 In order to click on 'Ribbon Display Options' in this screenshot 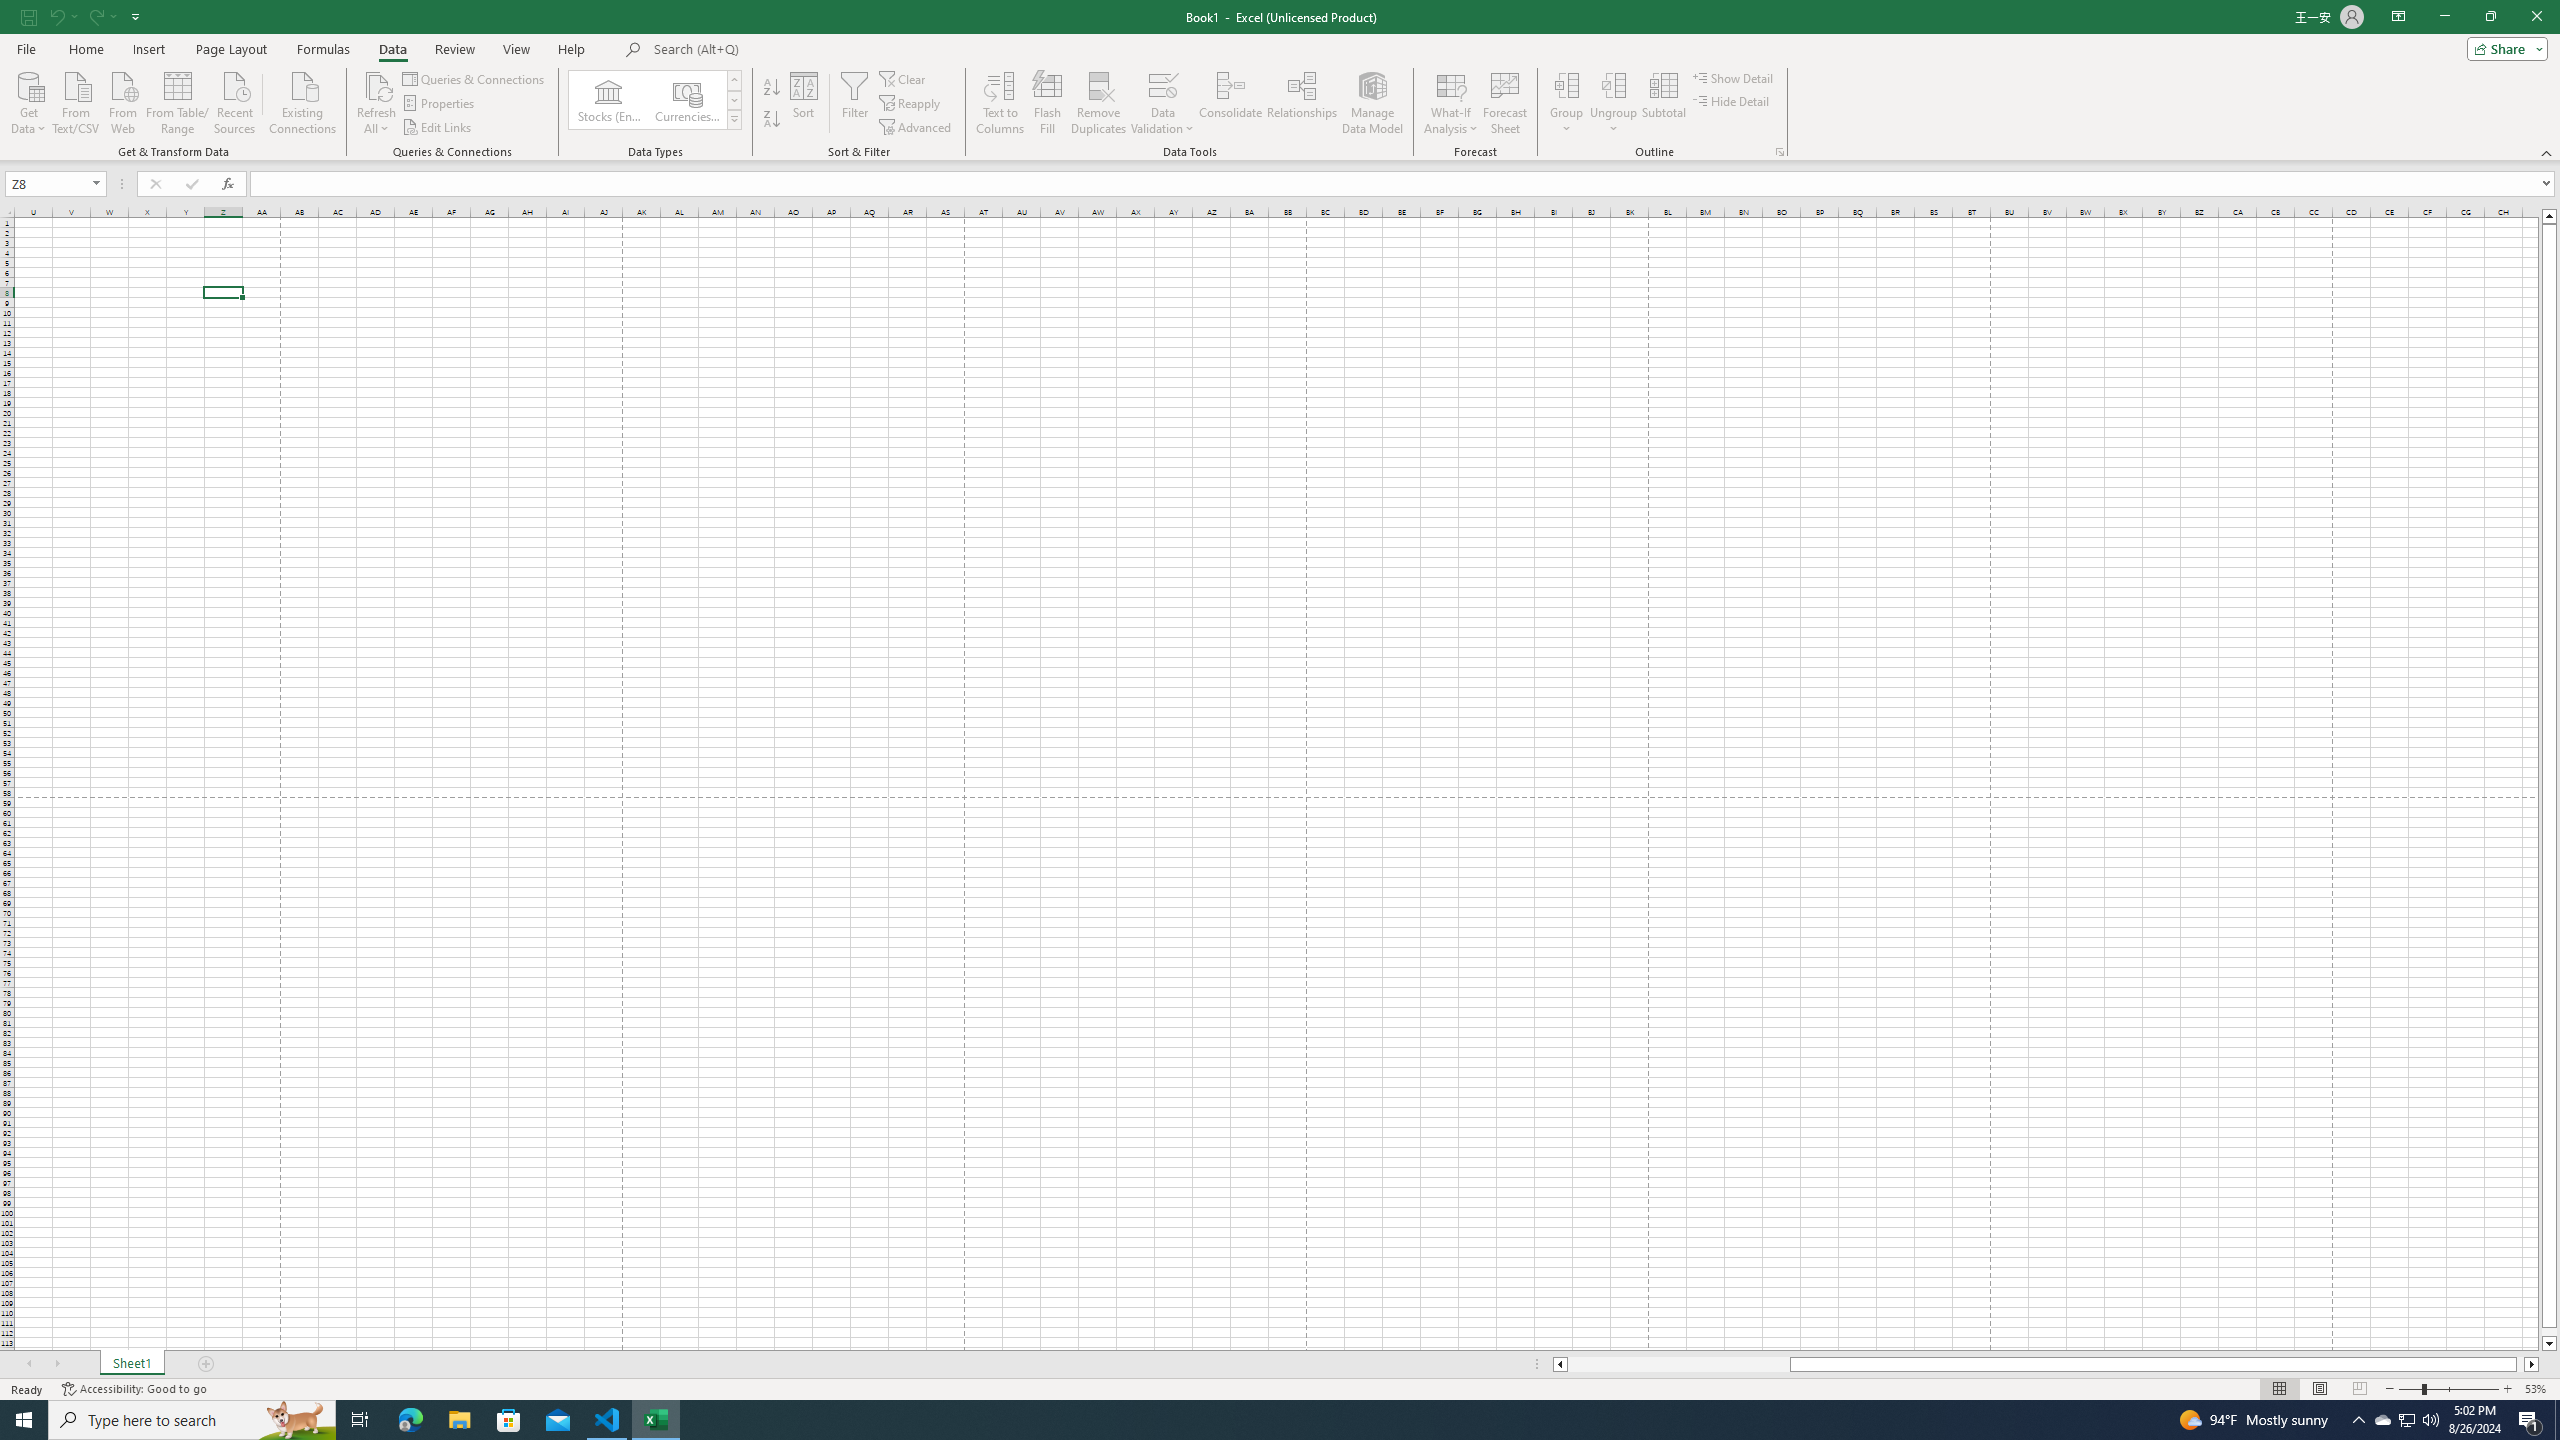, I will do `click(2397, 16)`.